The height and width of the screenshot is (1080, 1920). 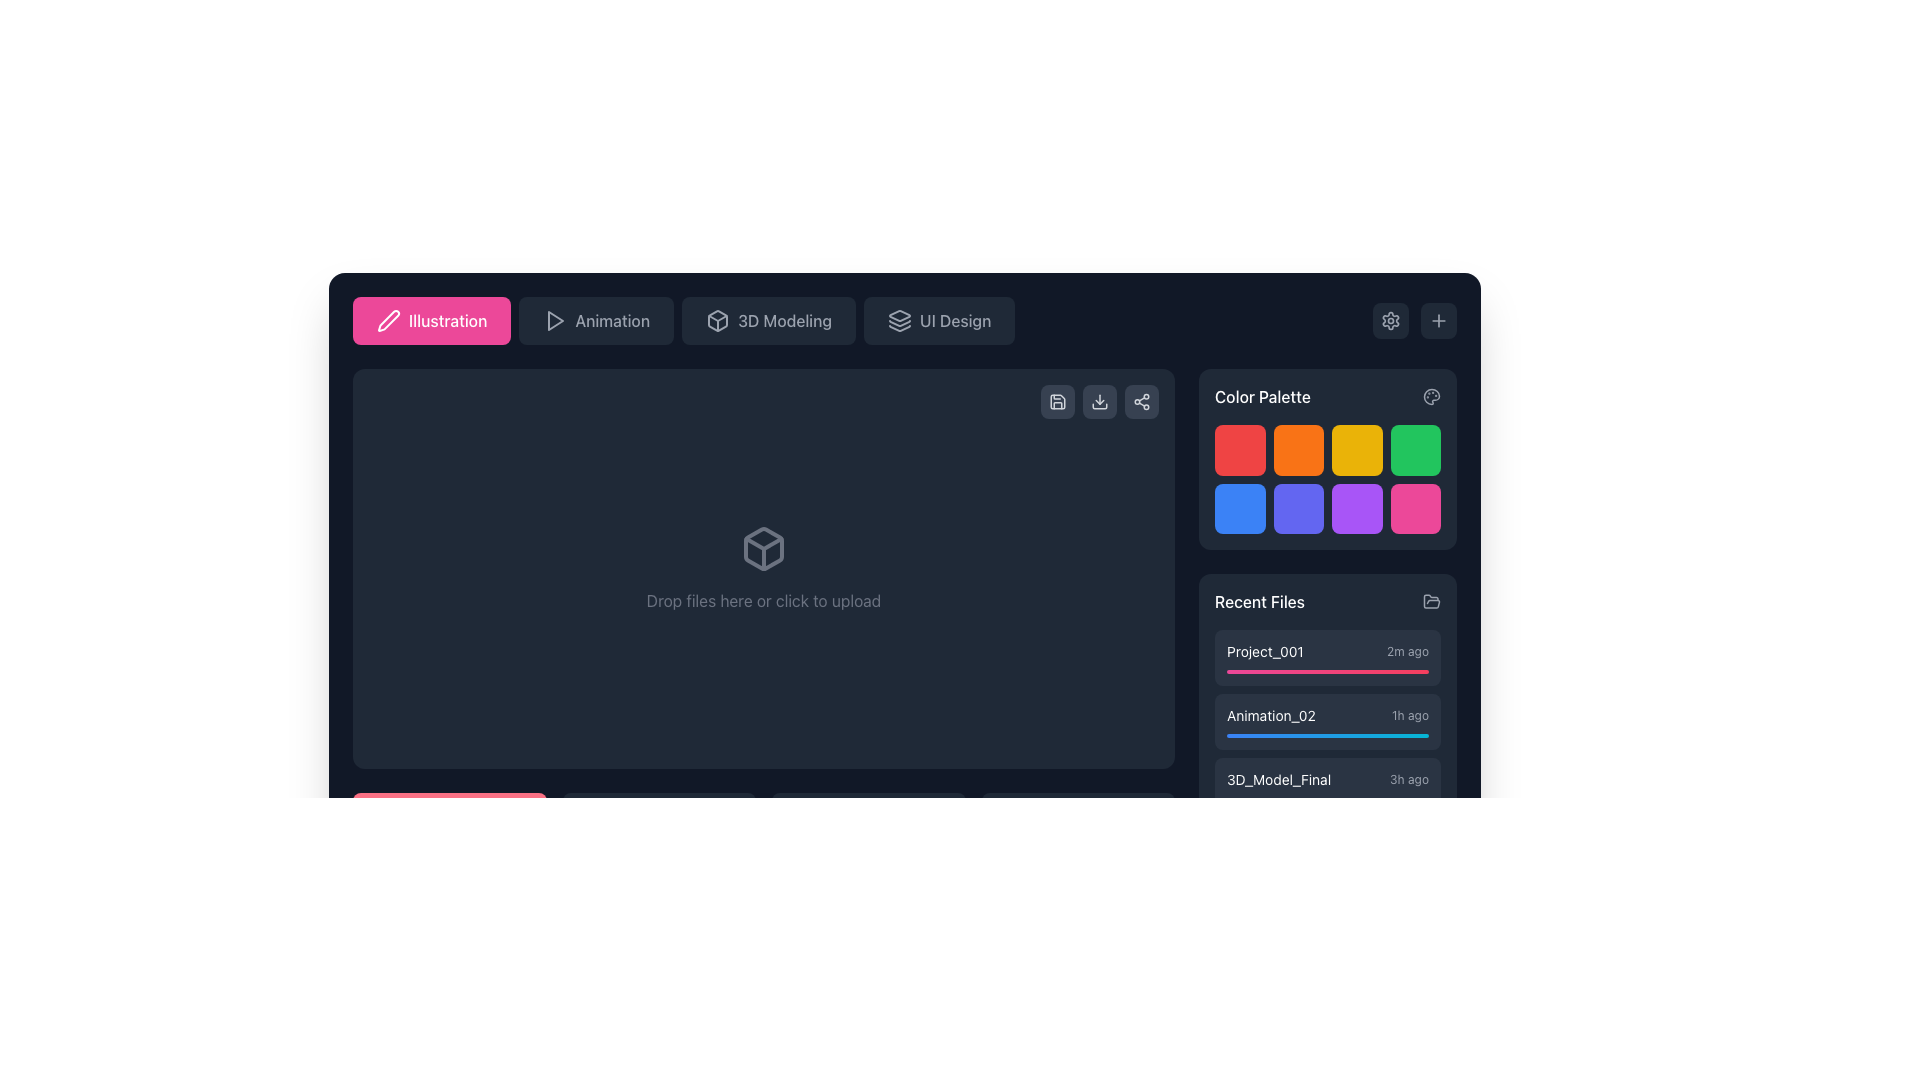 I want to click on the Progress bar associated with 'Project_001' located in the 'Recent Files' section on the right-hand side of the interface, so click(x=1328, y=671).